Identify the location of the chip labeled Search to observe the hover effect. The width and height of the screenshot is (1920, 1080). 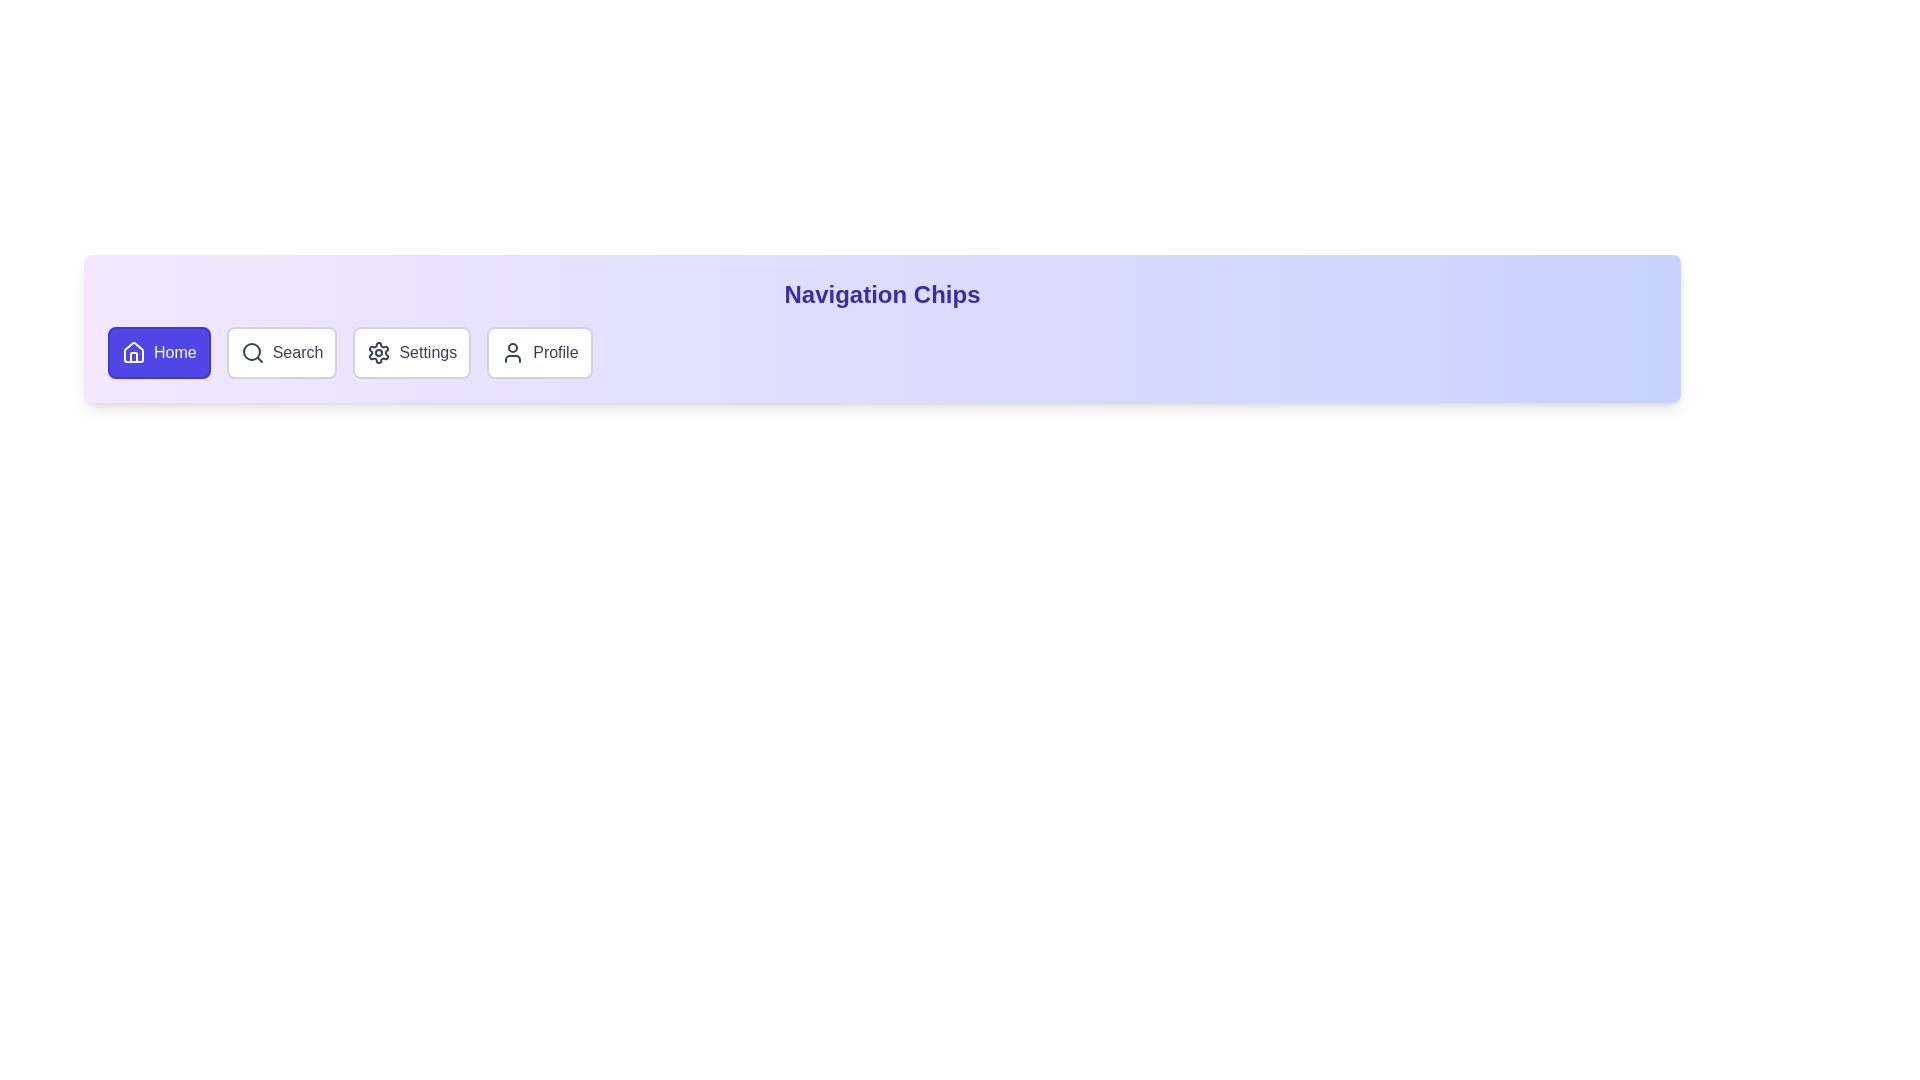
(281, 352).